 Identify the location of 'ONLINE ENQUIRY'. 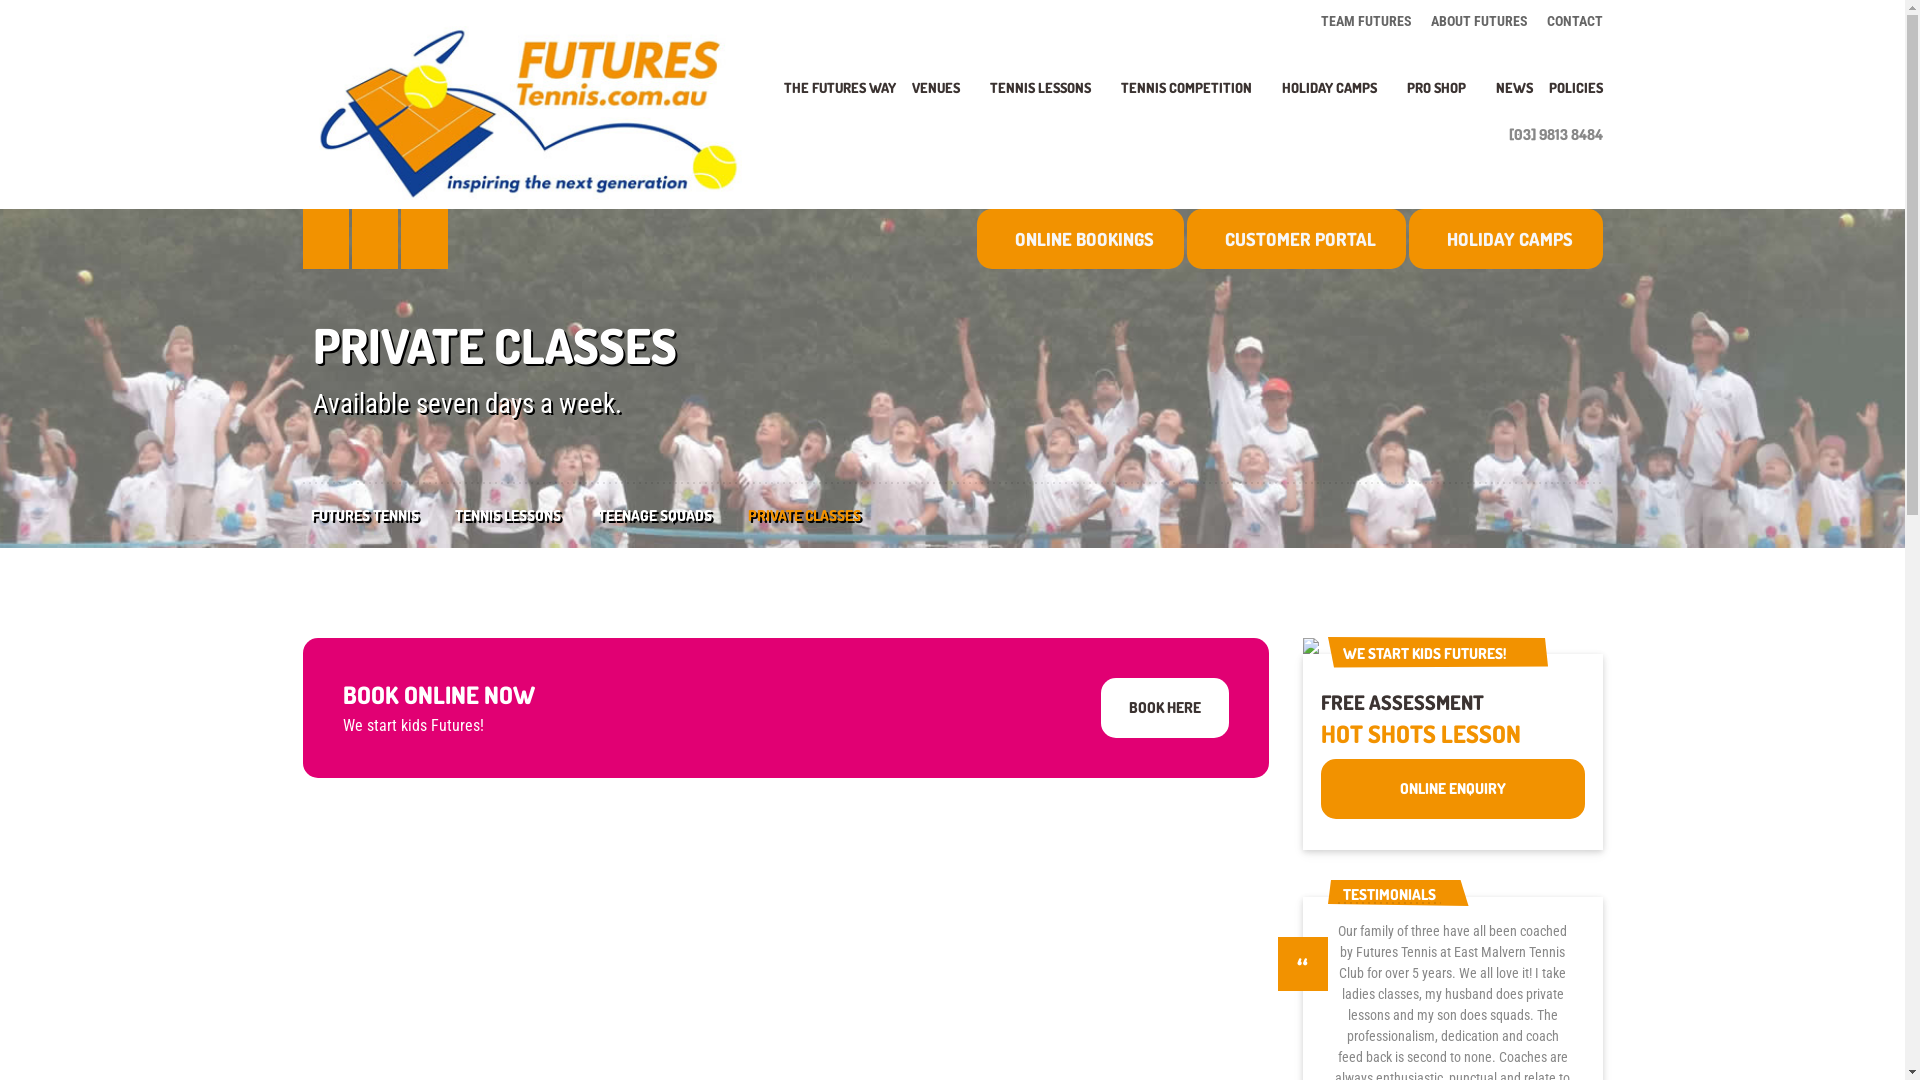
(1453, 788).